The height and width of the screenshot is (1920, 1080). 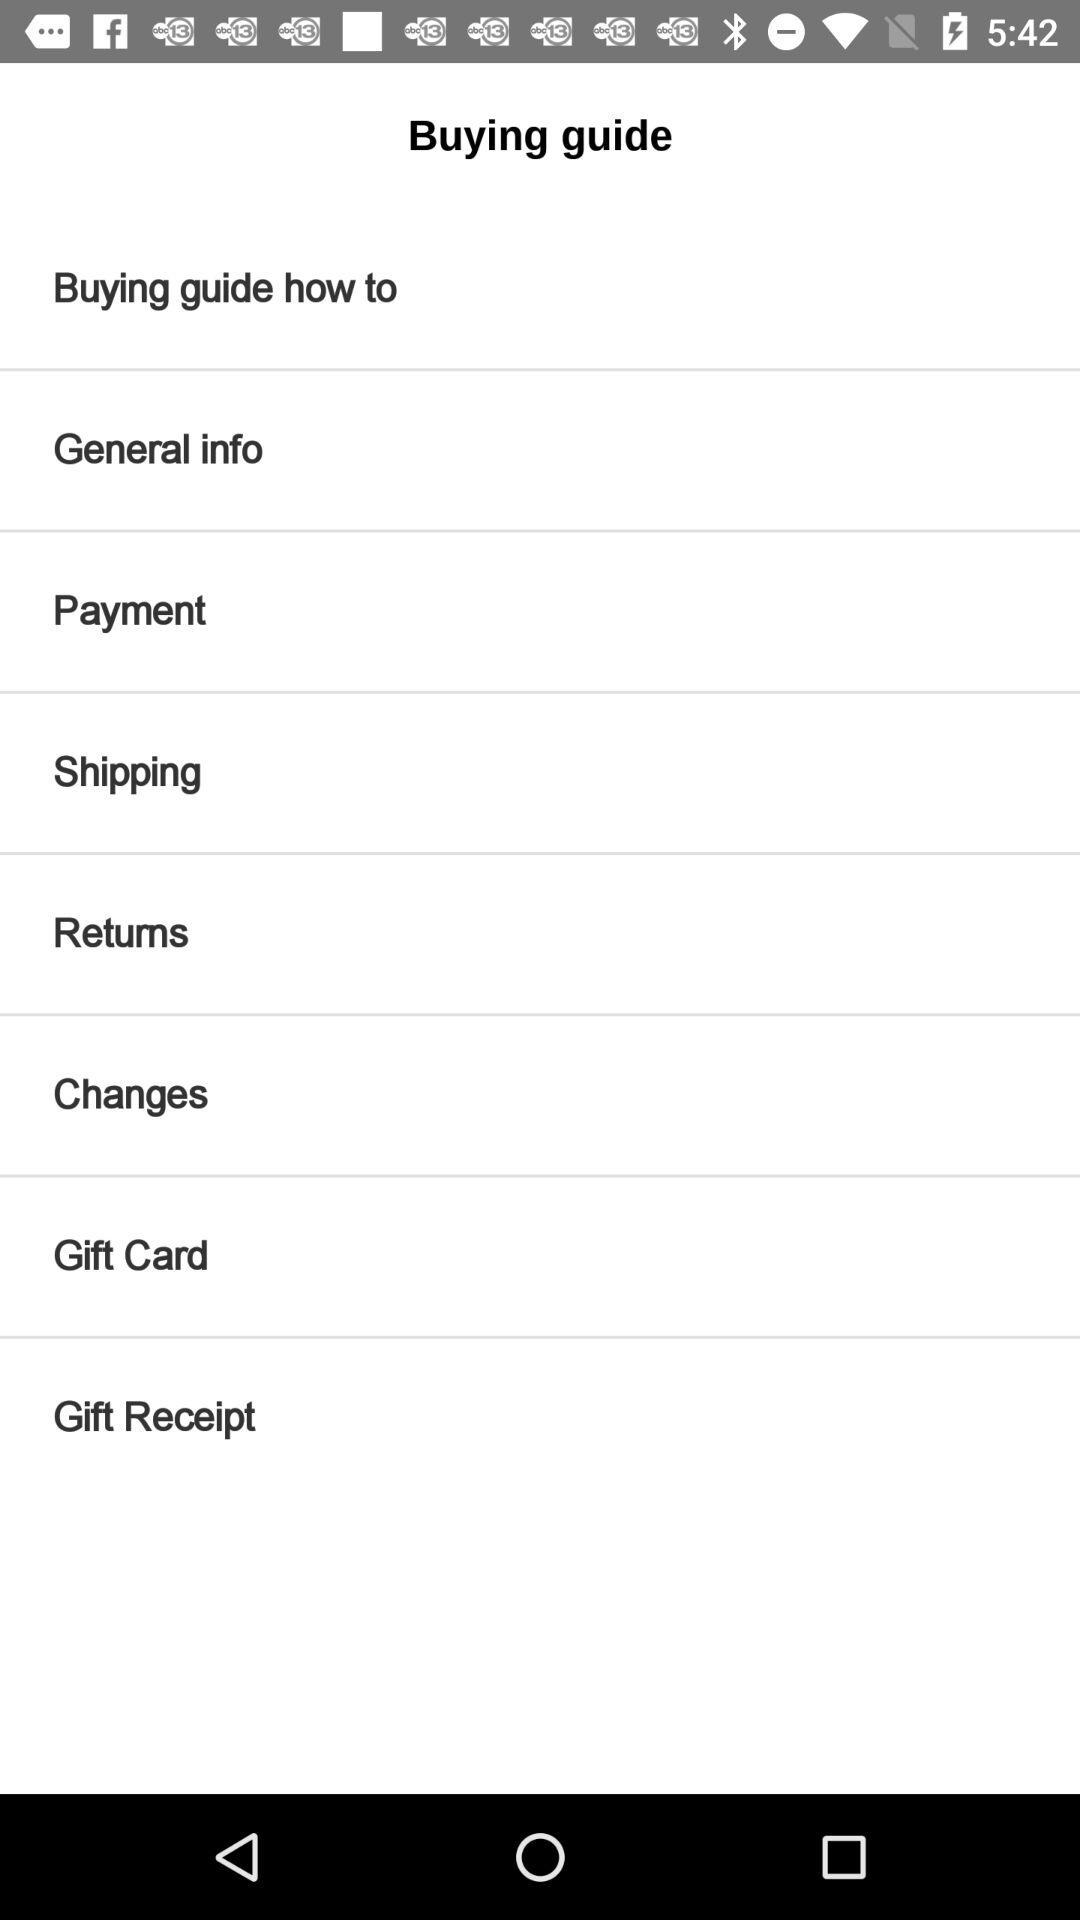 I want to click on the item below buying guide how item, so click(x=540, y=449).